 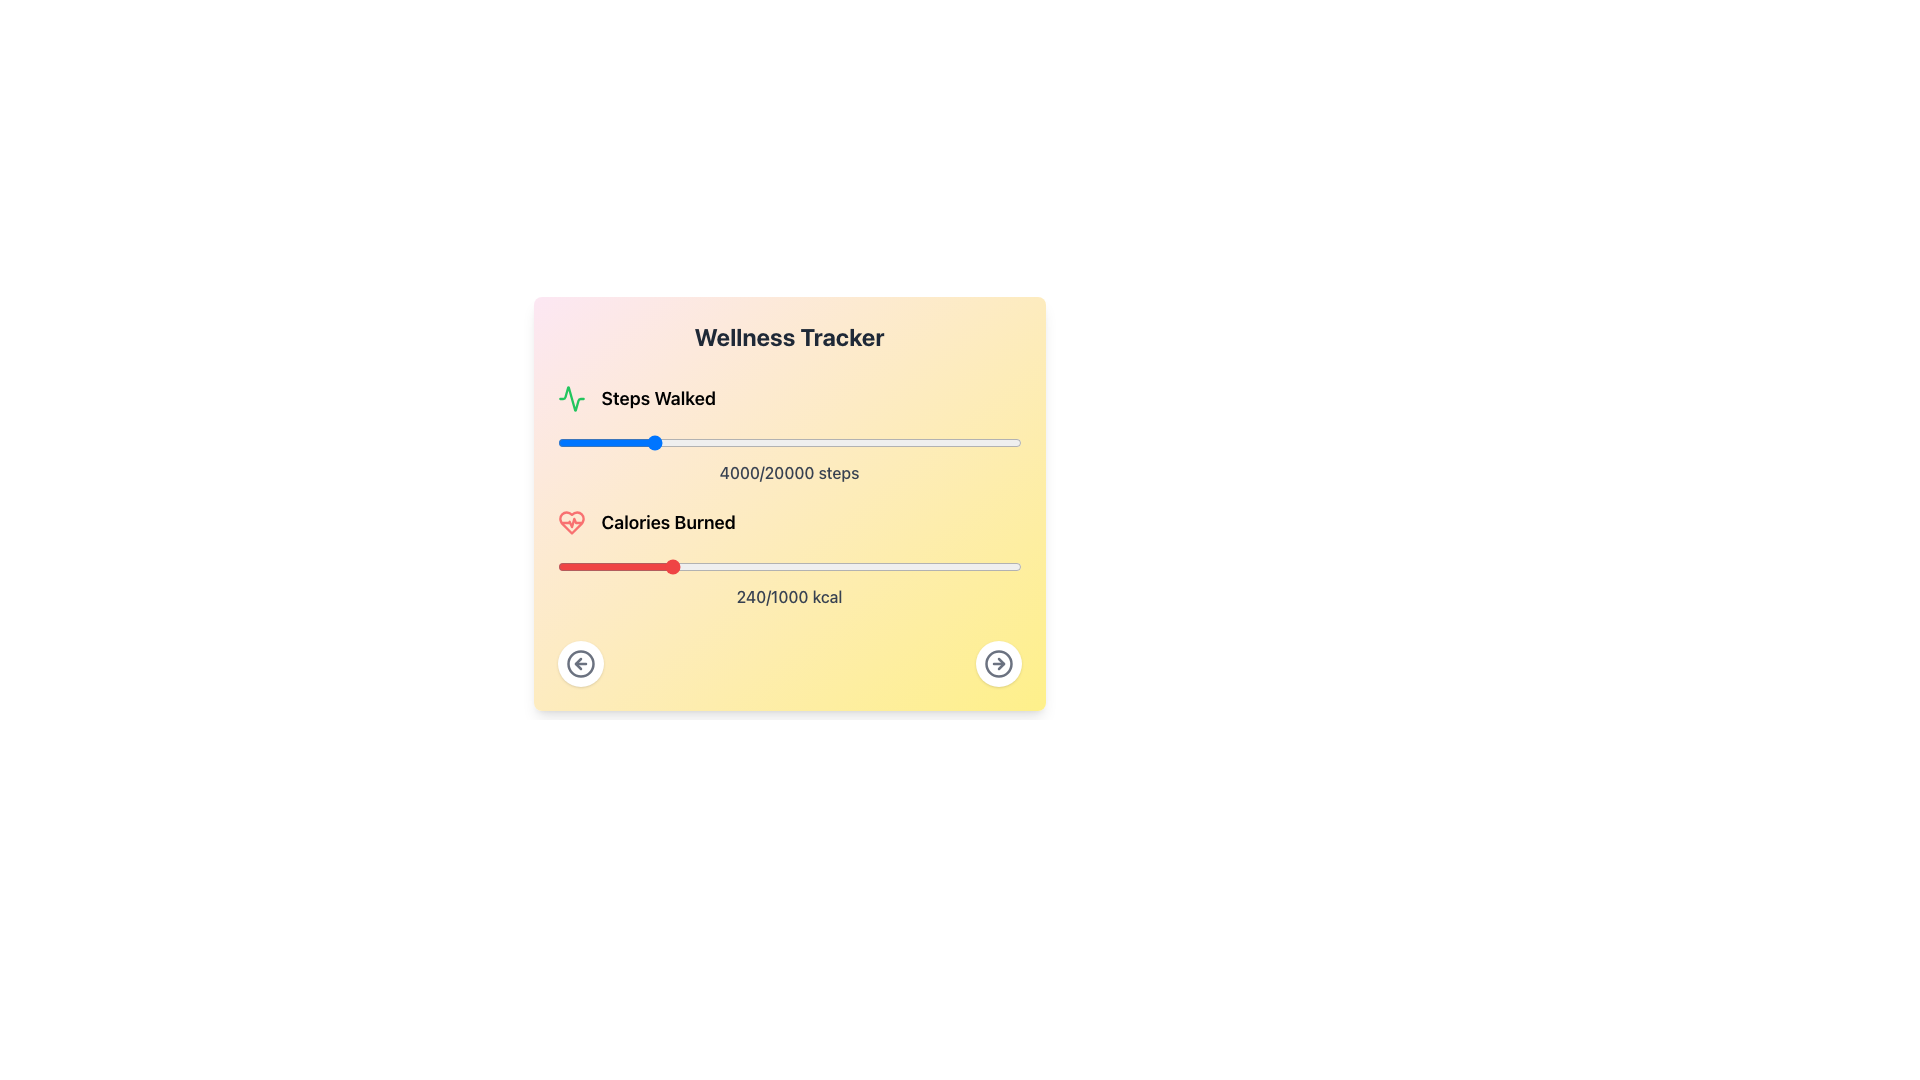 What do you see at coordinates (736, 567) in the screenshot?
I see `the calories burned slider` at bounding box center [736, 567].